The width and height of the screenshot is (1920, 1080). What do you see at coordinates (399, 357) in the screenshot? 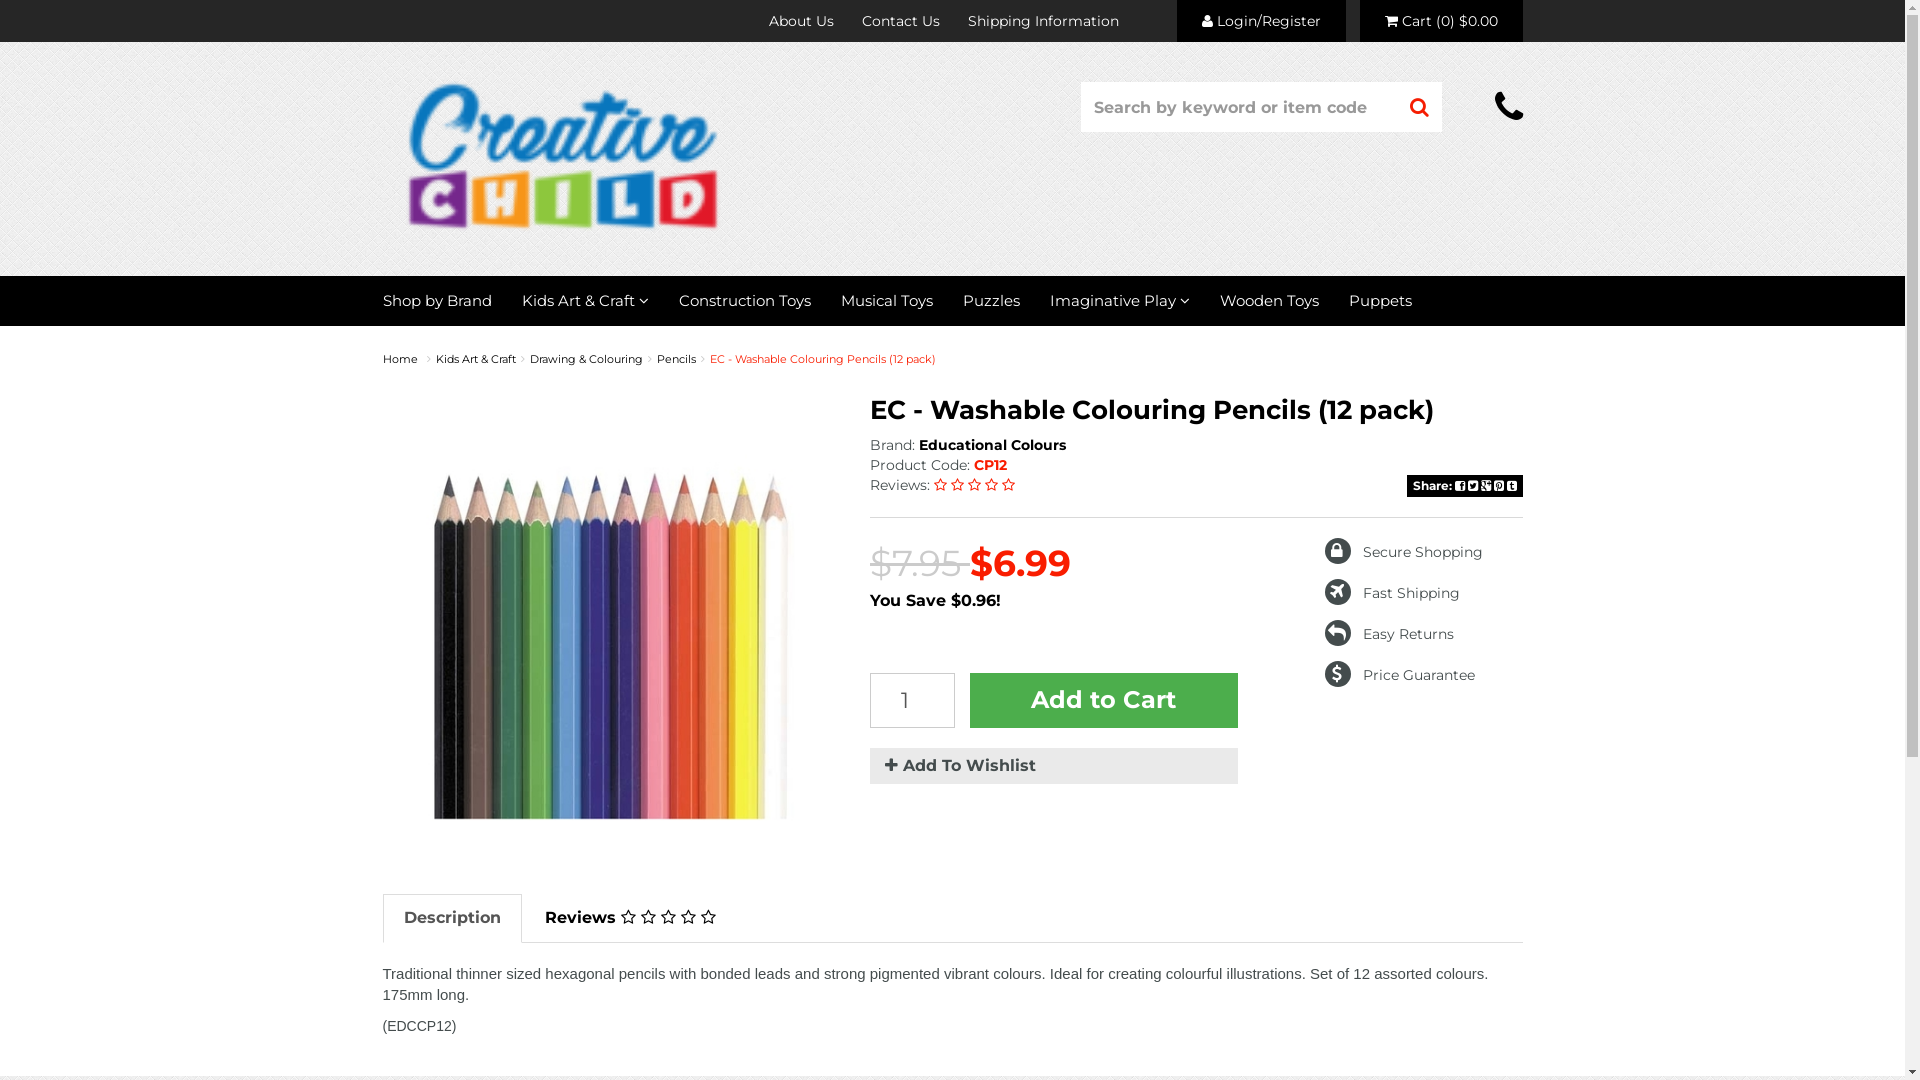
I see `'Home'` at bounding box center [399, 357].